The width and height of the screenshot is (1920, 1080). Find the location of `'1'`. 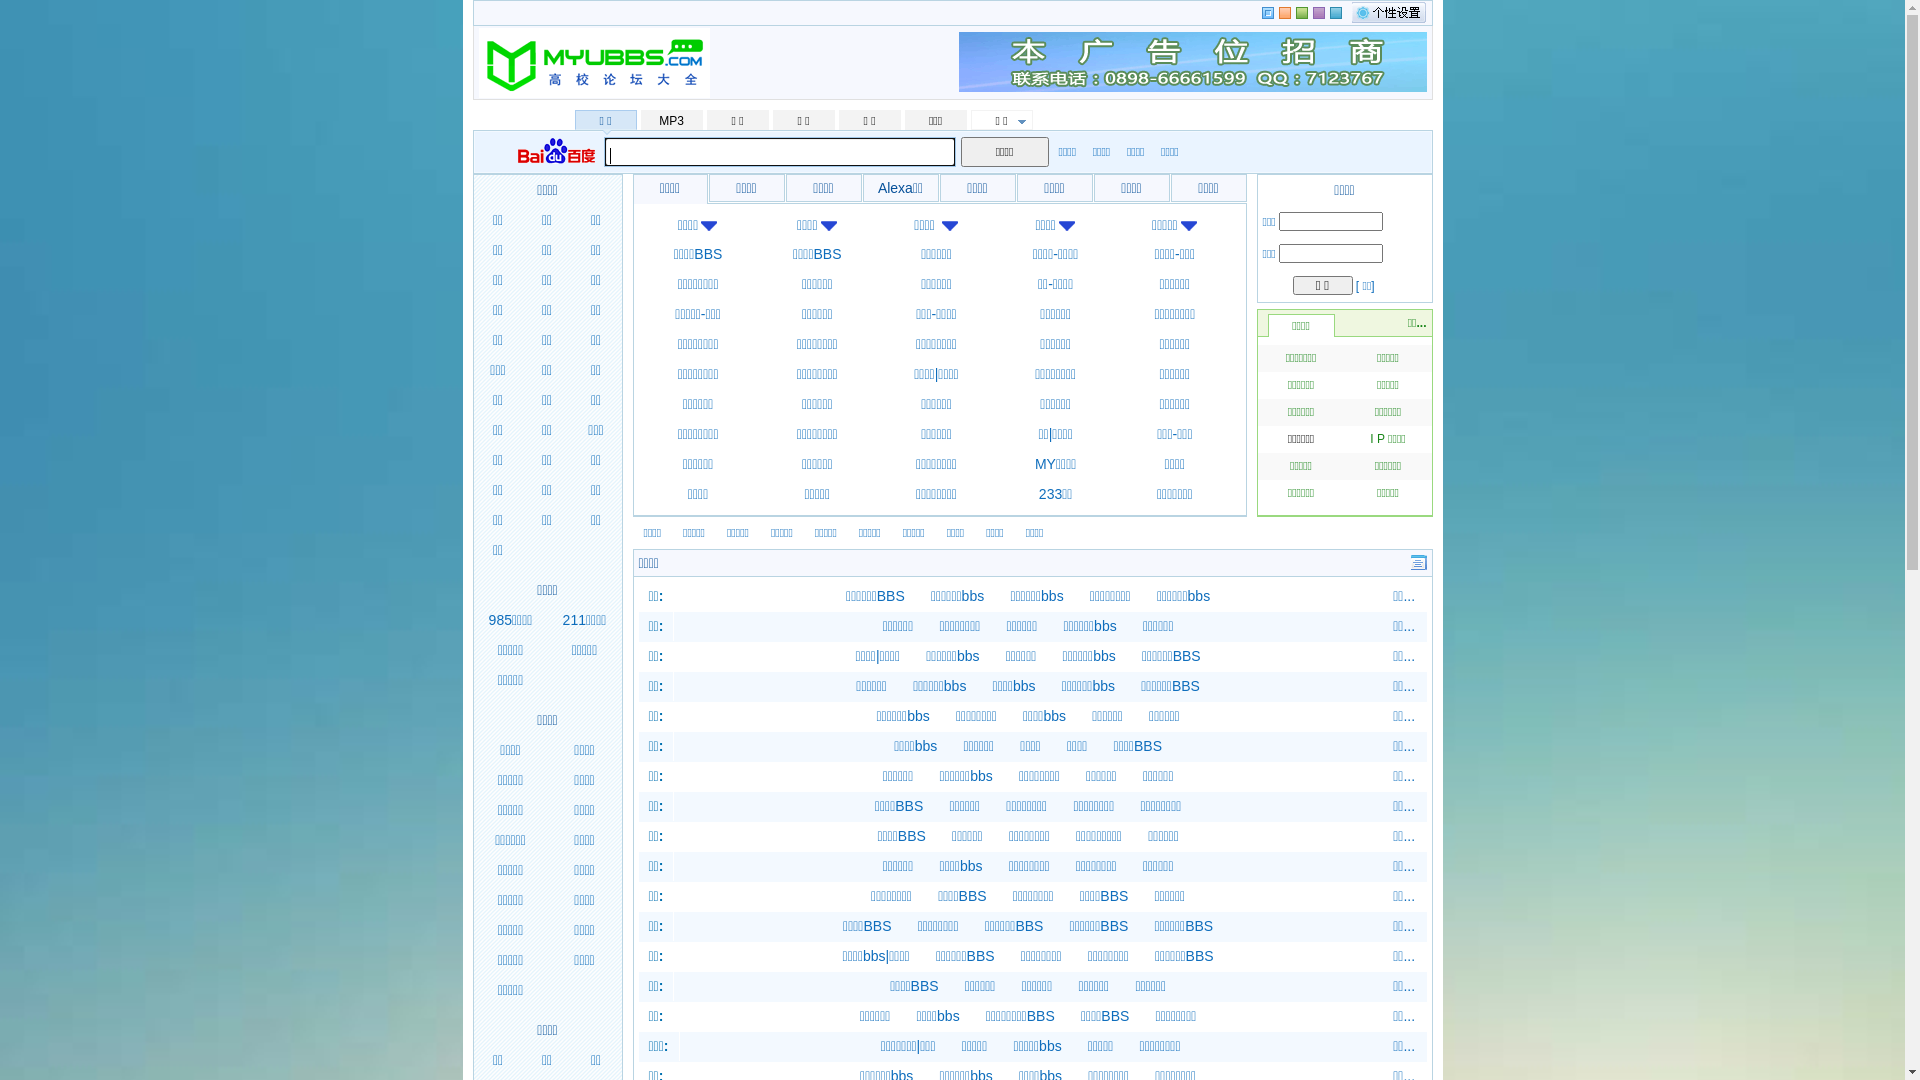

'1' is located at coordinates (1283, 12).